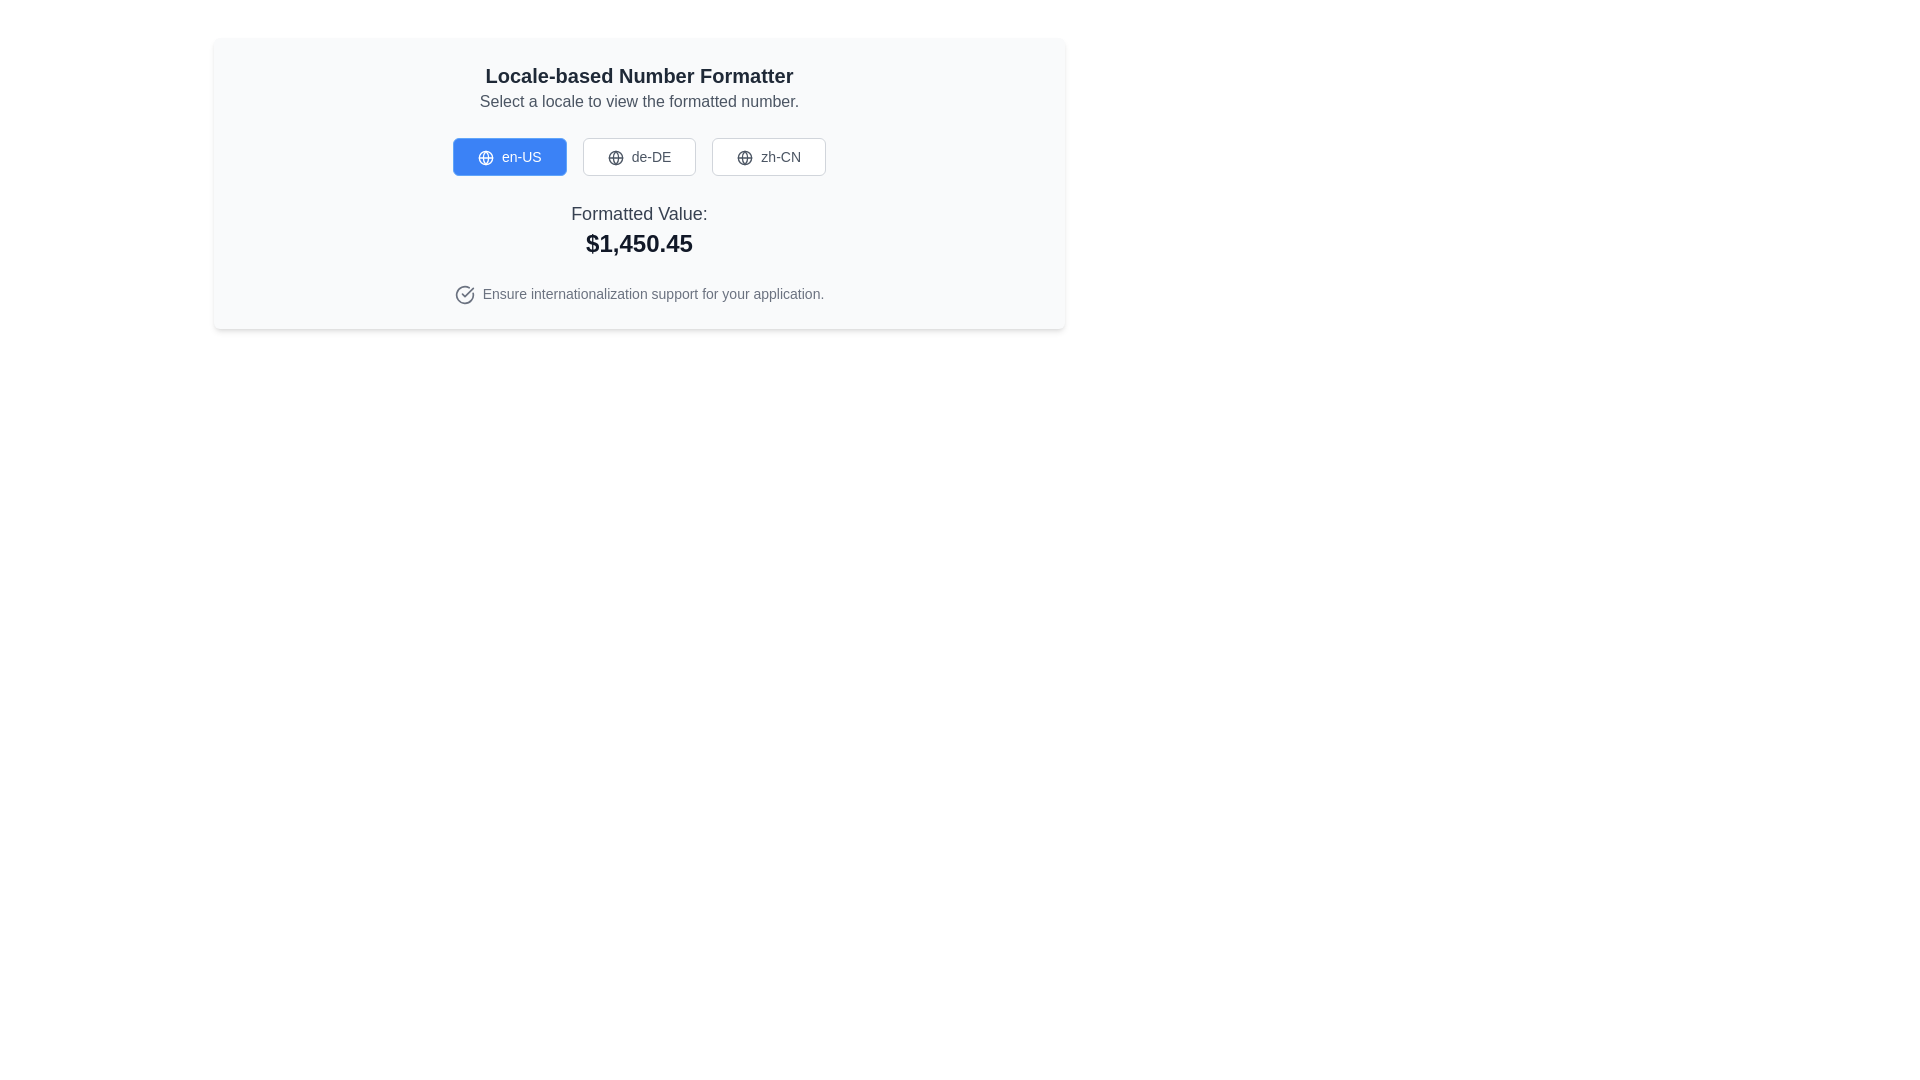  What do you see at coordinates (638, 87) in the screenshot?
I see `the text block header with subtext that reads 'Locale-based Number Formatter' and its accompanying description 'Select a locale to view the formatted number.'` at bounding box center [638, 87].